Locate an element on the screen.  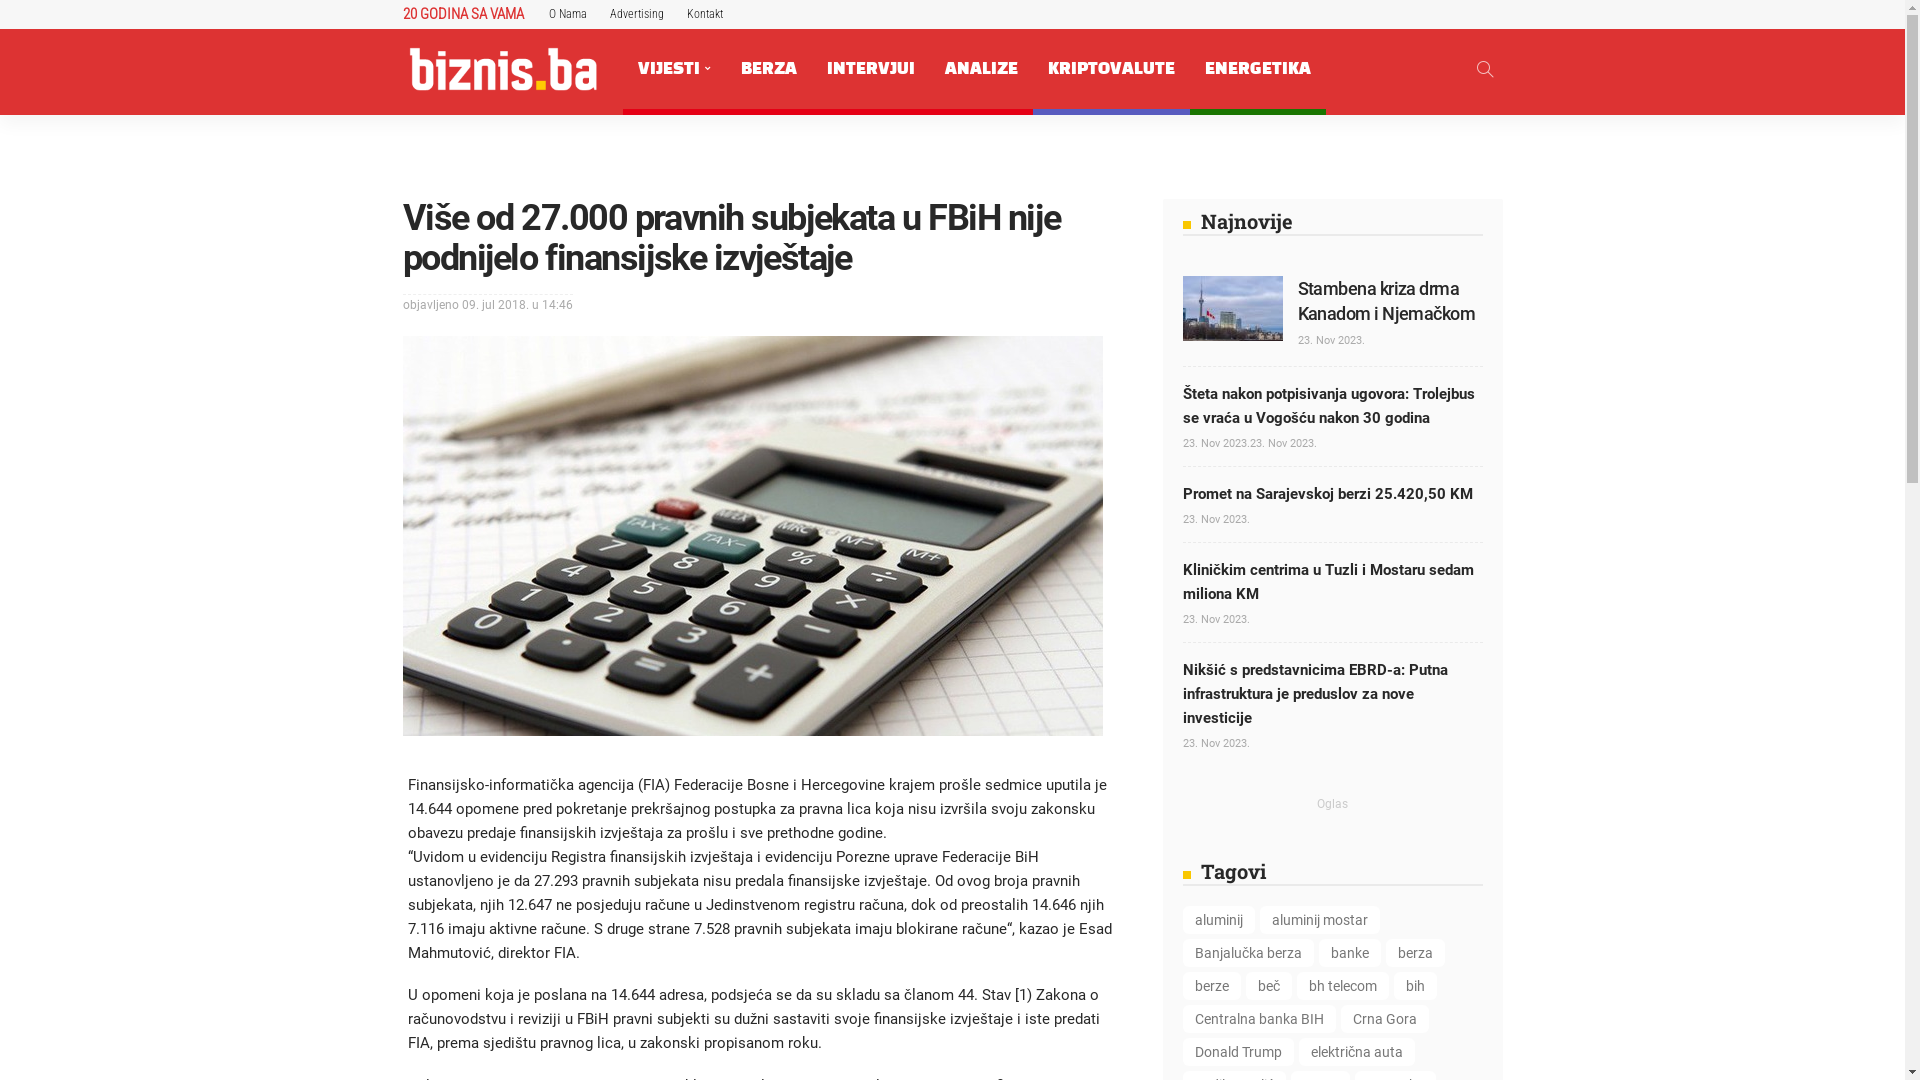
'O Nama' is located at coordinates (565, 14).